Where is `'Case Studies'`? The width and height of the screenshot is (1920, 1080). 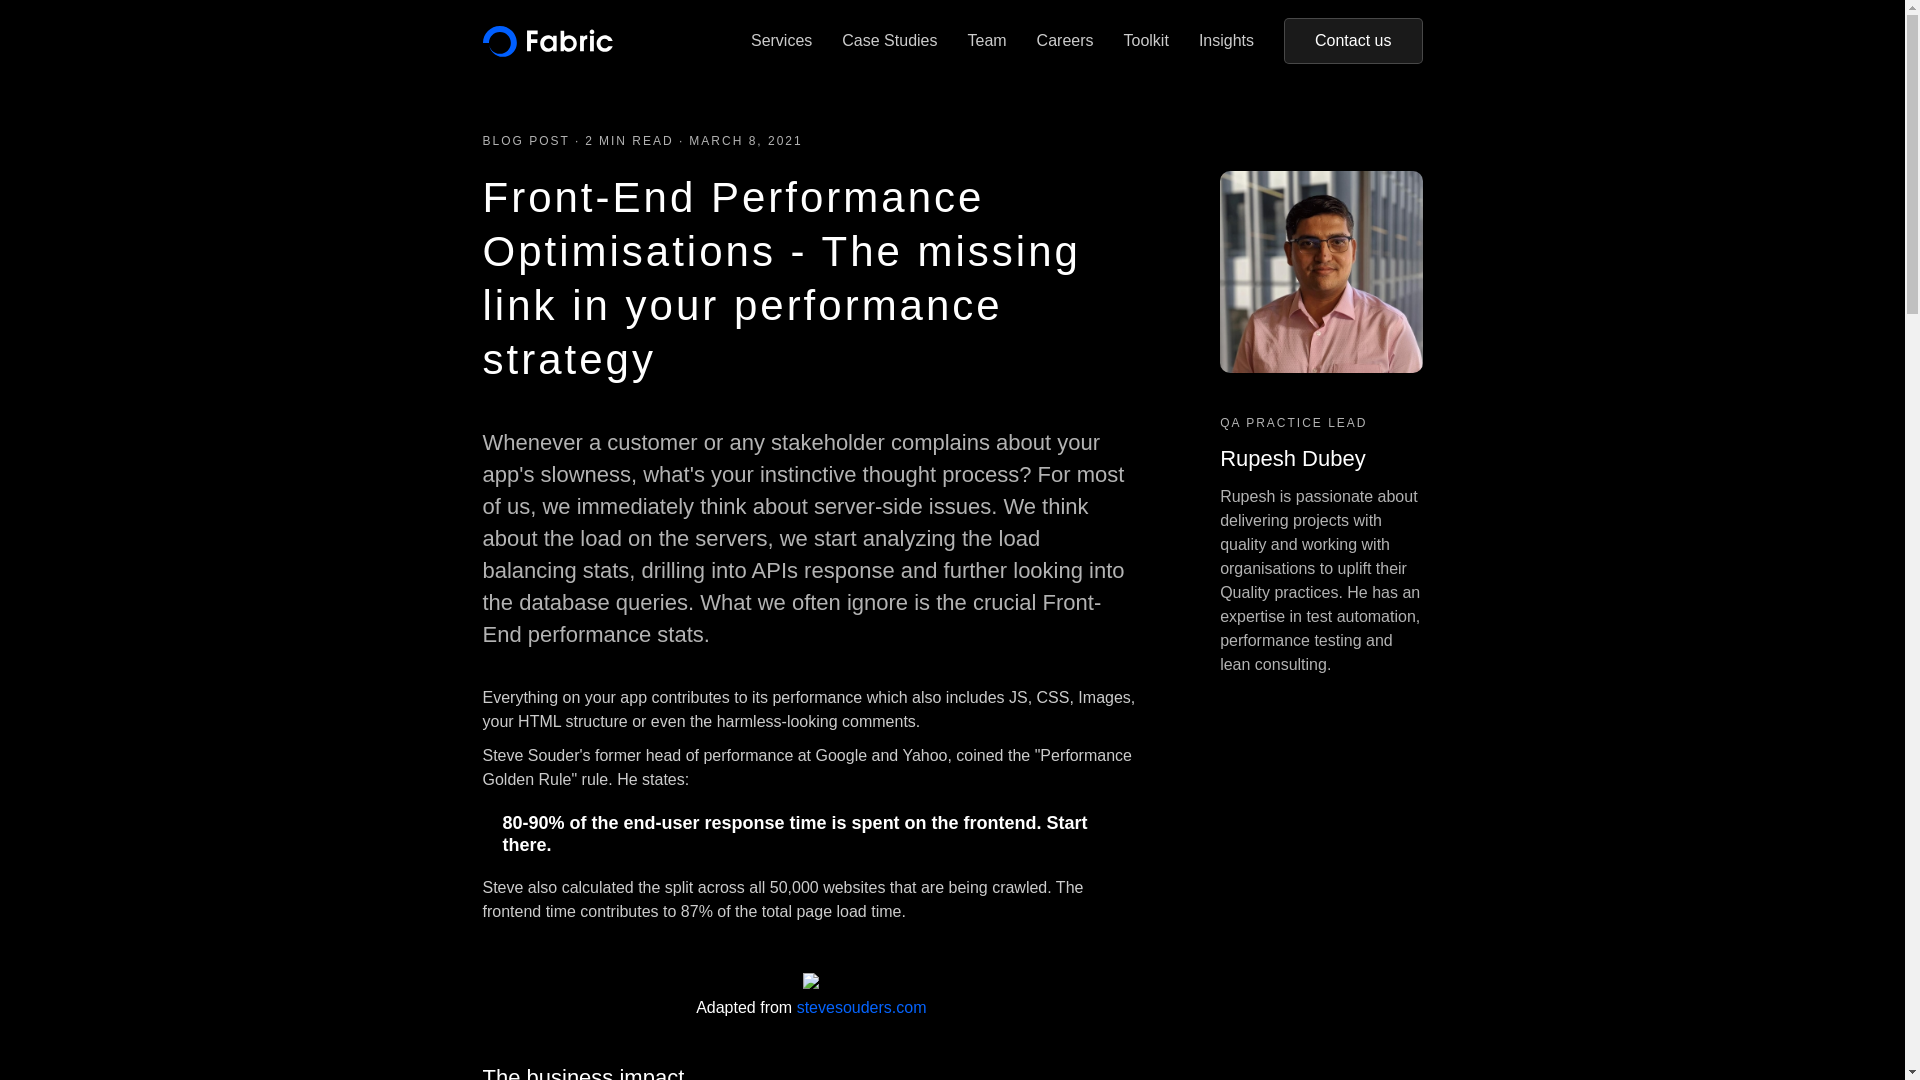 'Case Studies' is located at coordinates (888, 41).